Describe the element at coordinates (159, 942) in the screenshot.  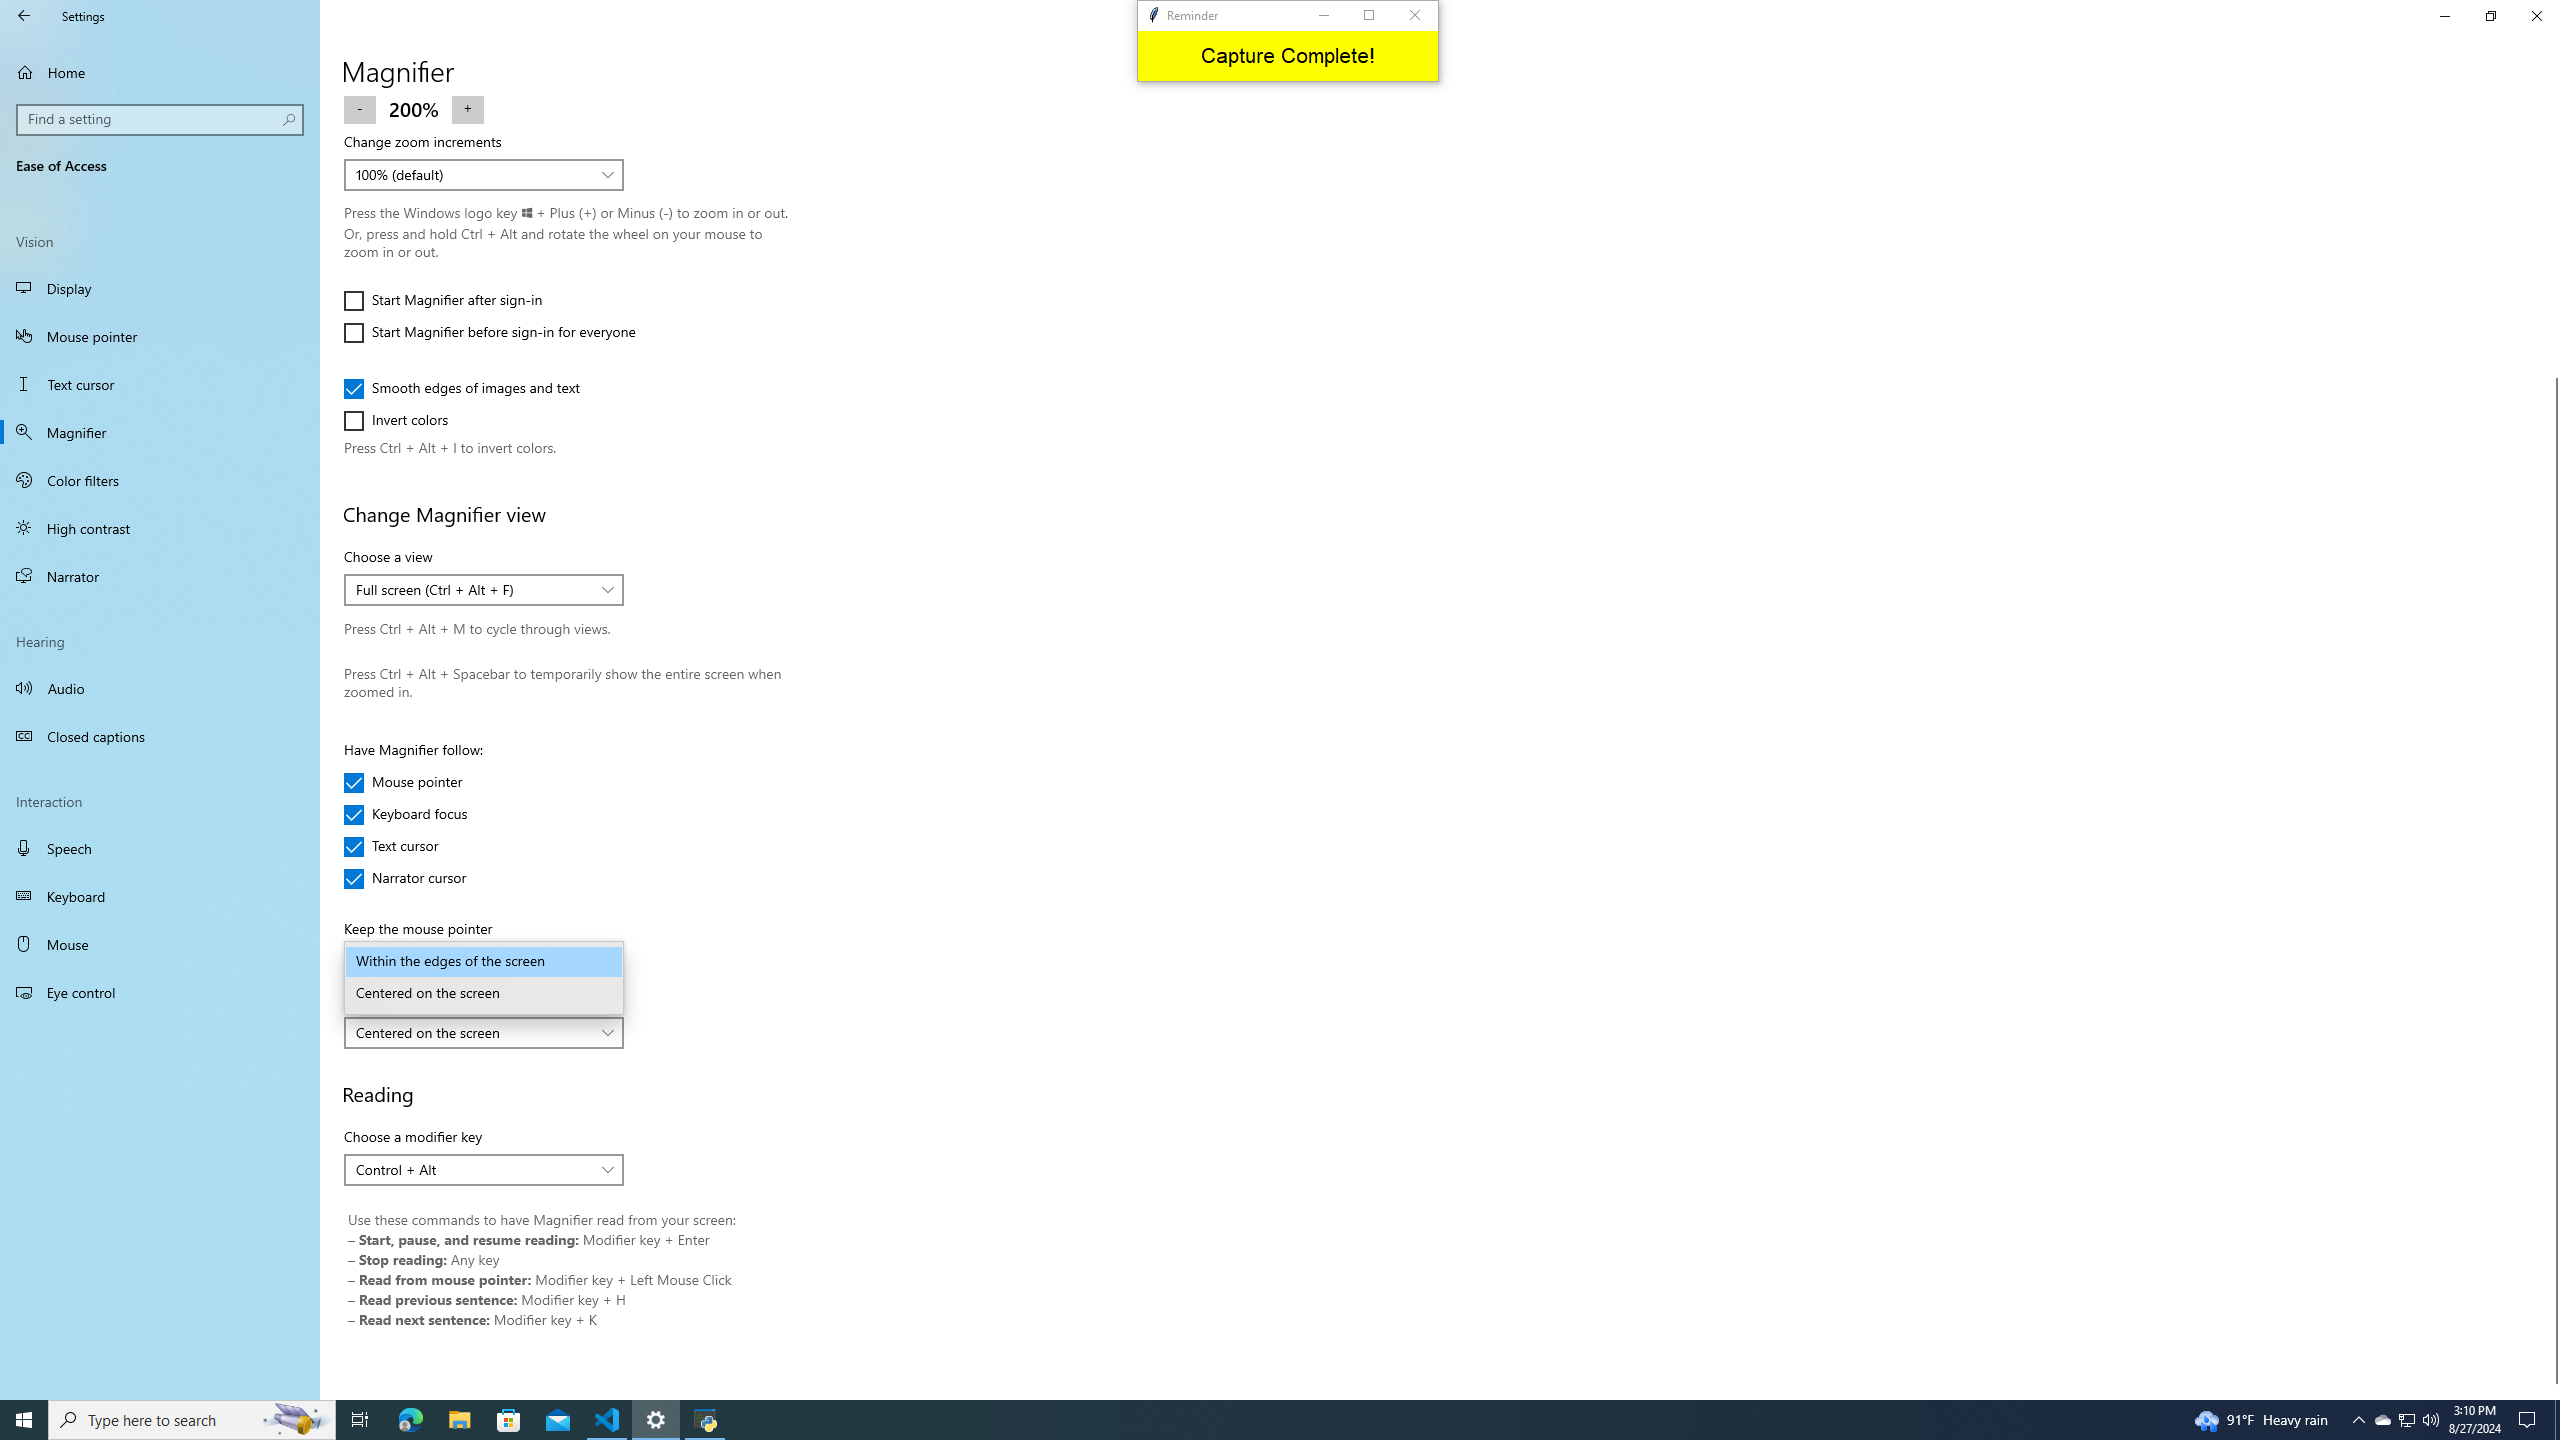
I see `'Mouse'` at that location.